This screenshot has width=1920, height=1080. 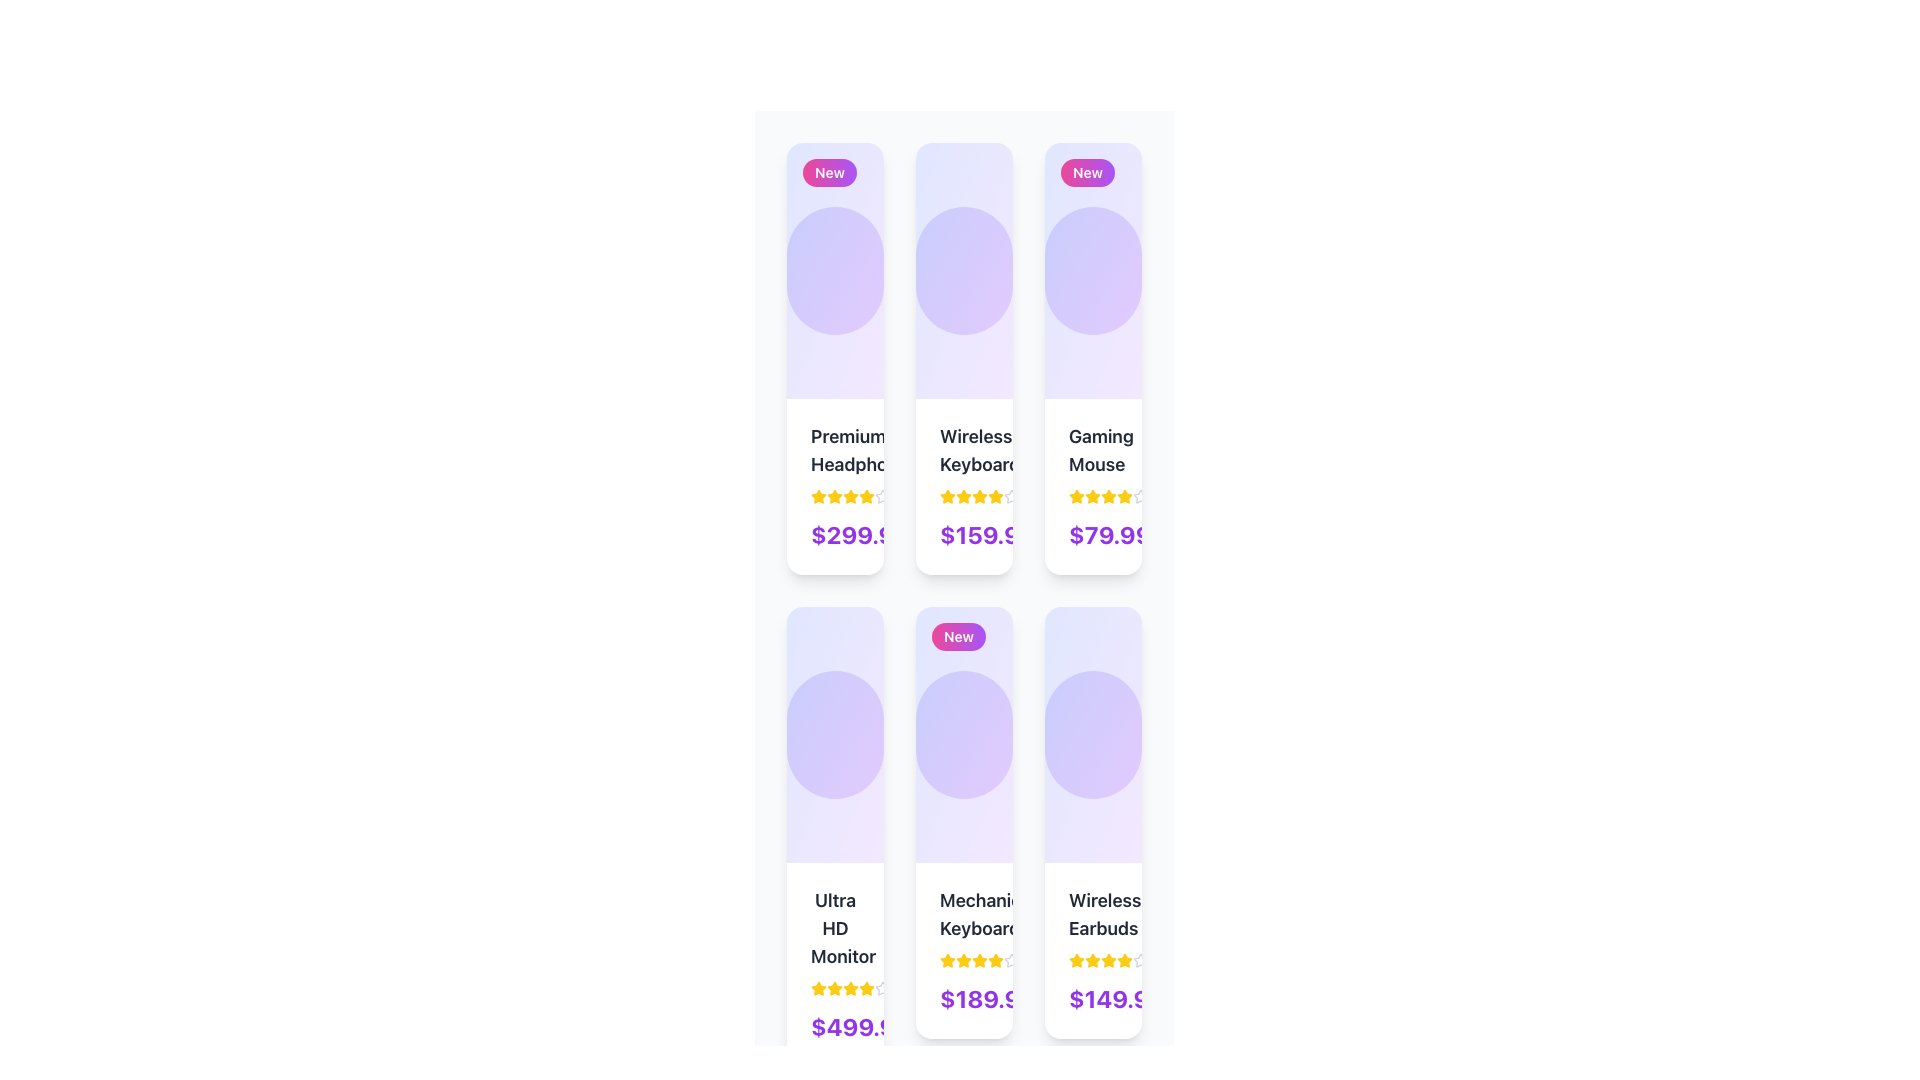 What do you see at coordinates (819, 987) in the screenshot?
I see `the gold star icon representing a rating in the product card for a multi-star rating interaction` at bounding box center [819, 987].